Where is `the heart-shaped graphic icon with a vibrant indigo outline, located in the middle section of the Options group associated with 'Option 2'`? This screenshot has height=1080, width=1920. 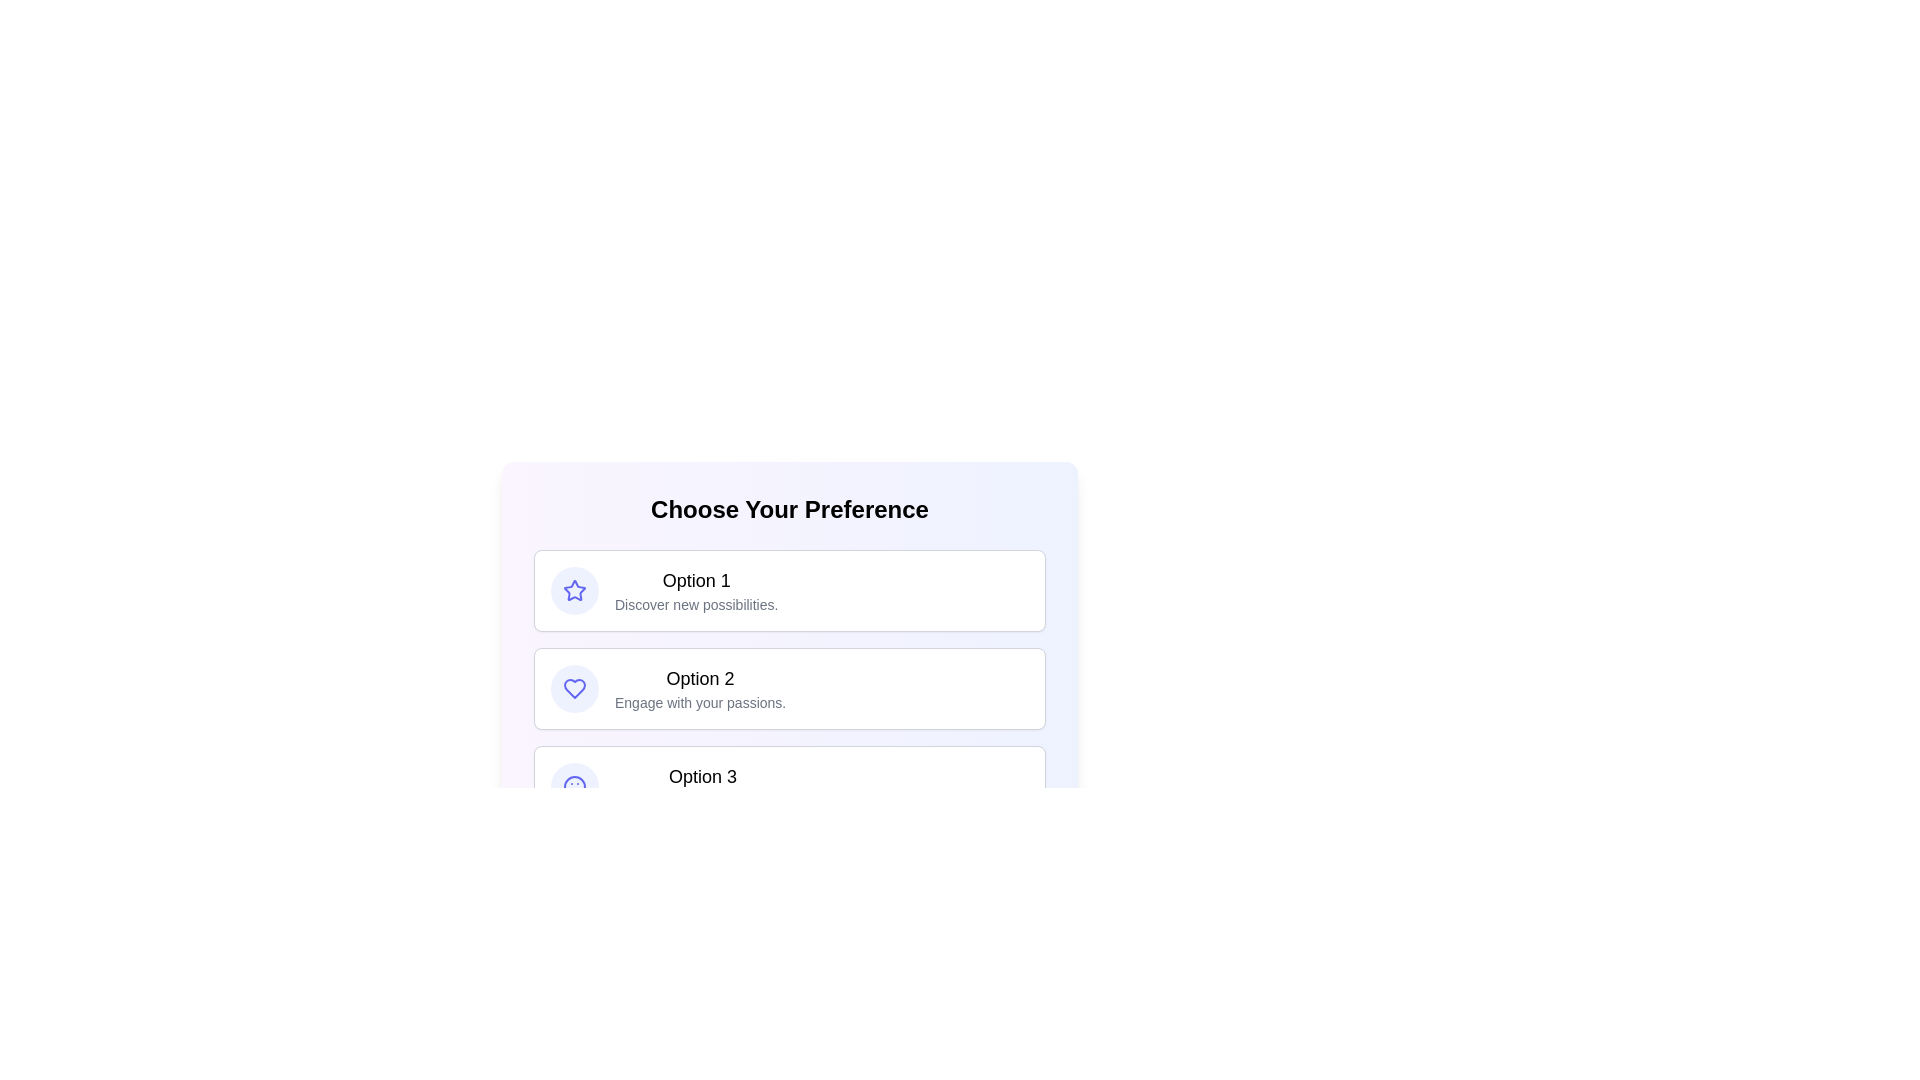
the heart-shaped graphic icon with a vibrant indigo outline, located in the middle section of the Options group associated with 'Option 2' is located at coordinates (574, 688).